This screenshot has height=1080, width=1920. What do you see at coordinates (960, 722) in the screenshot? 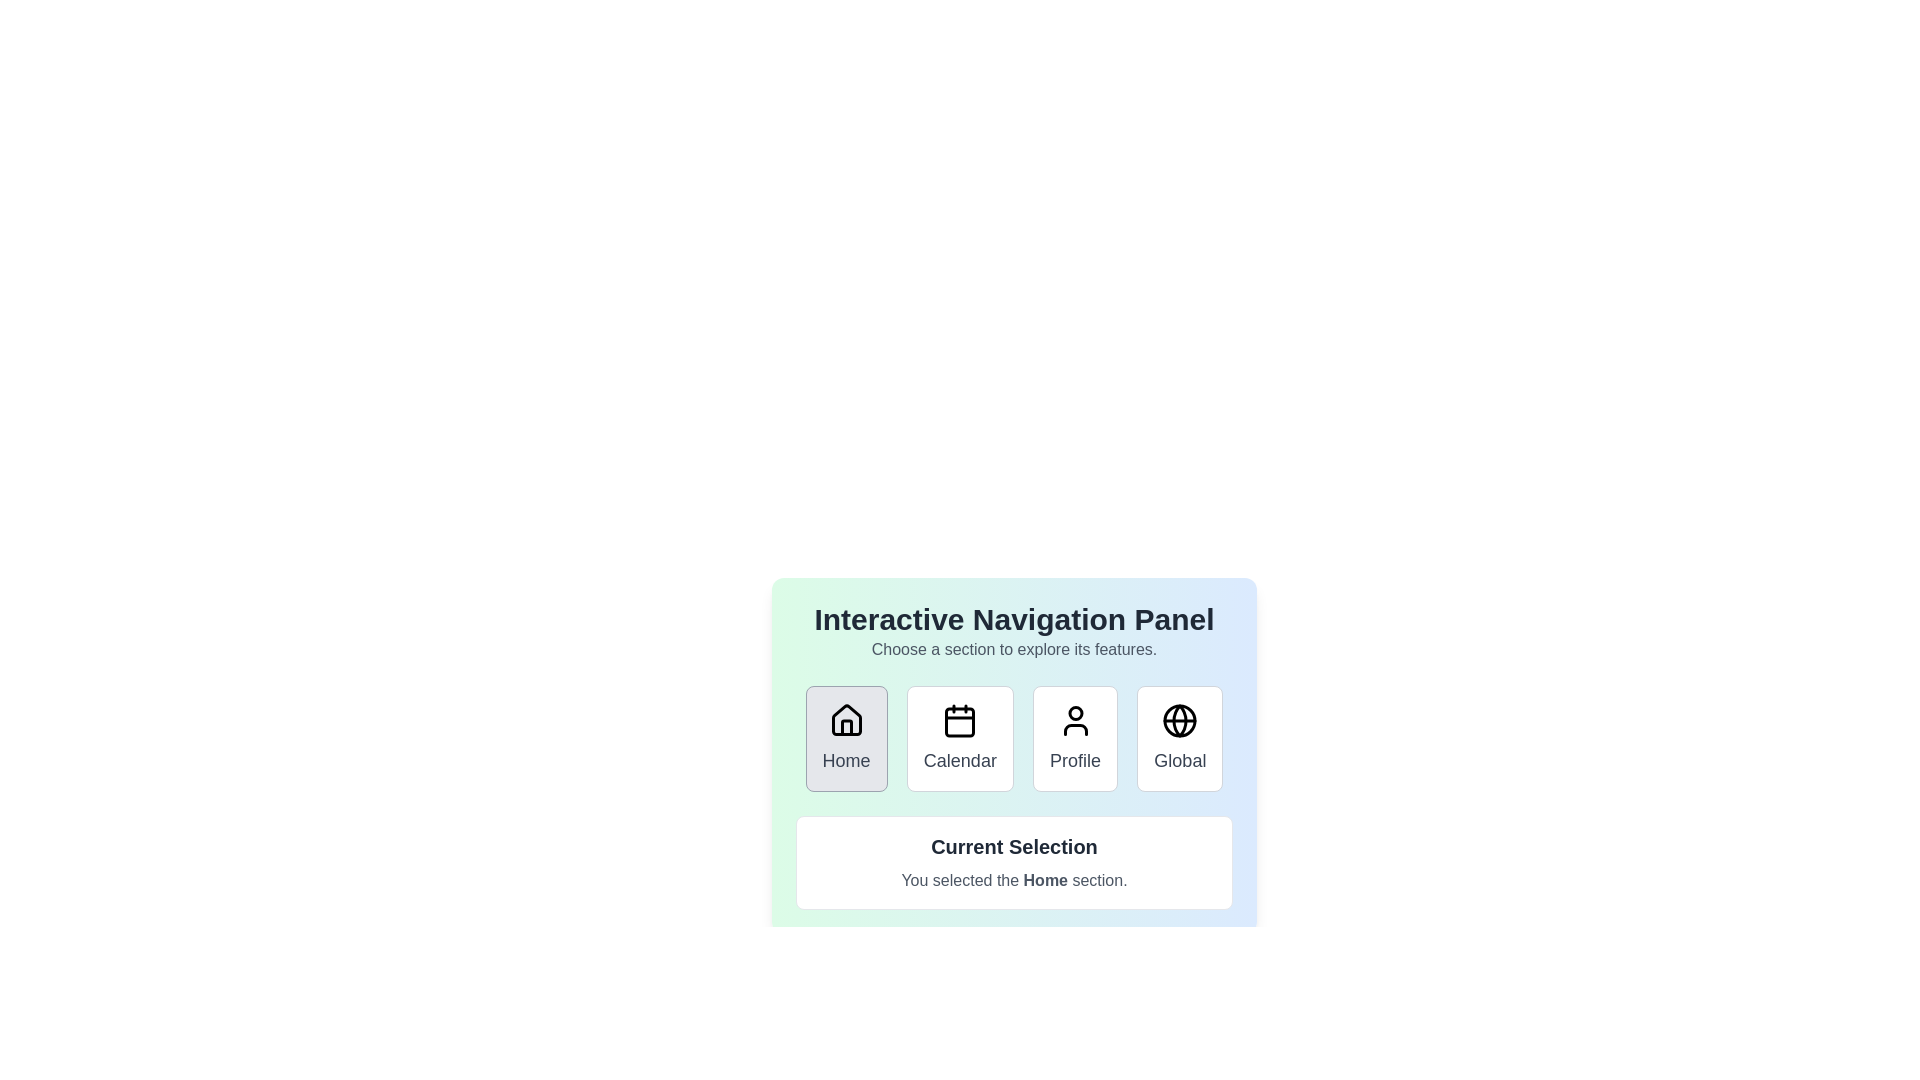
I see `the calendar icon component, which is the second icon from the left in the middle row, positioned between the home icon and profile icon` at bounding box center [960, 722].